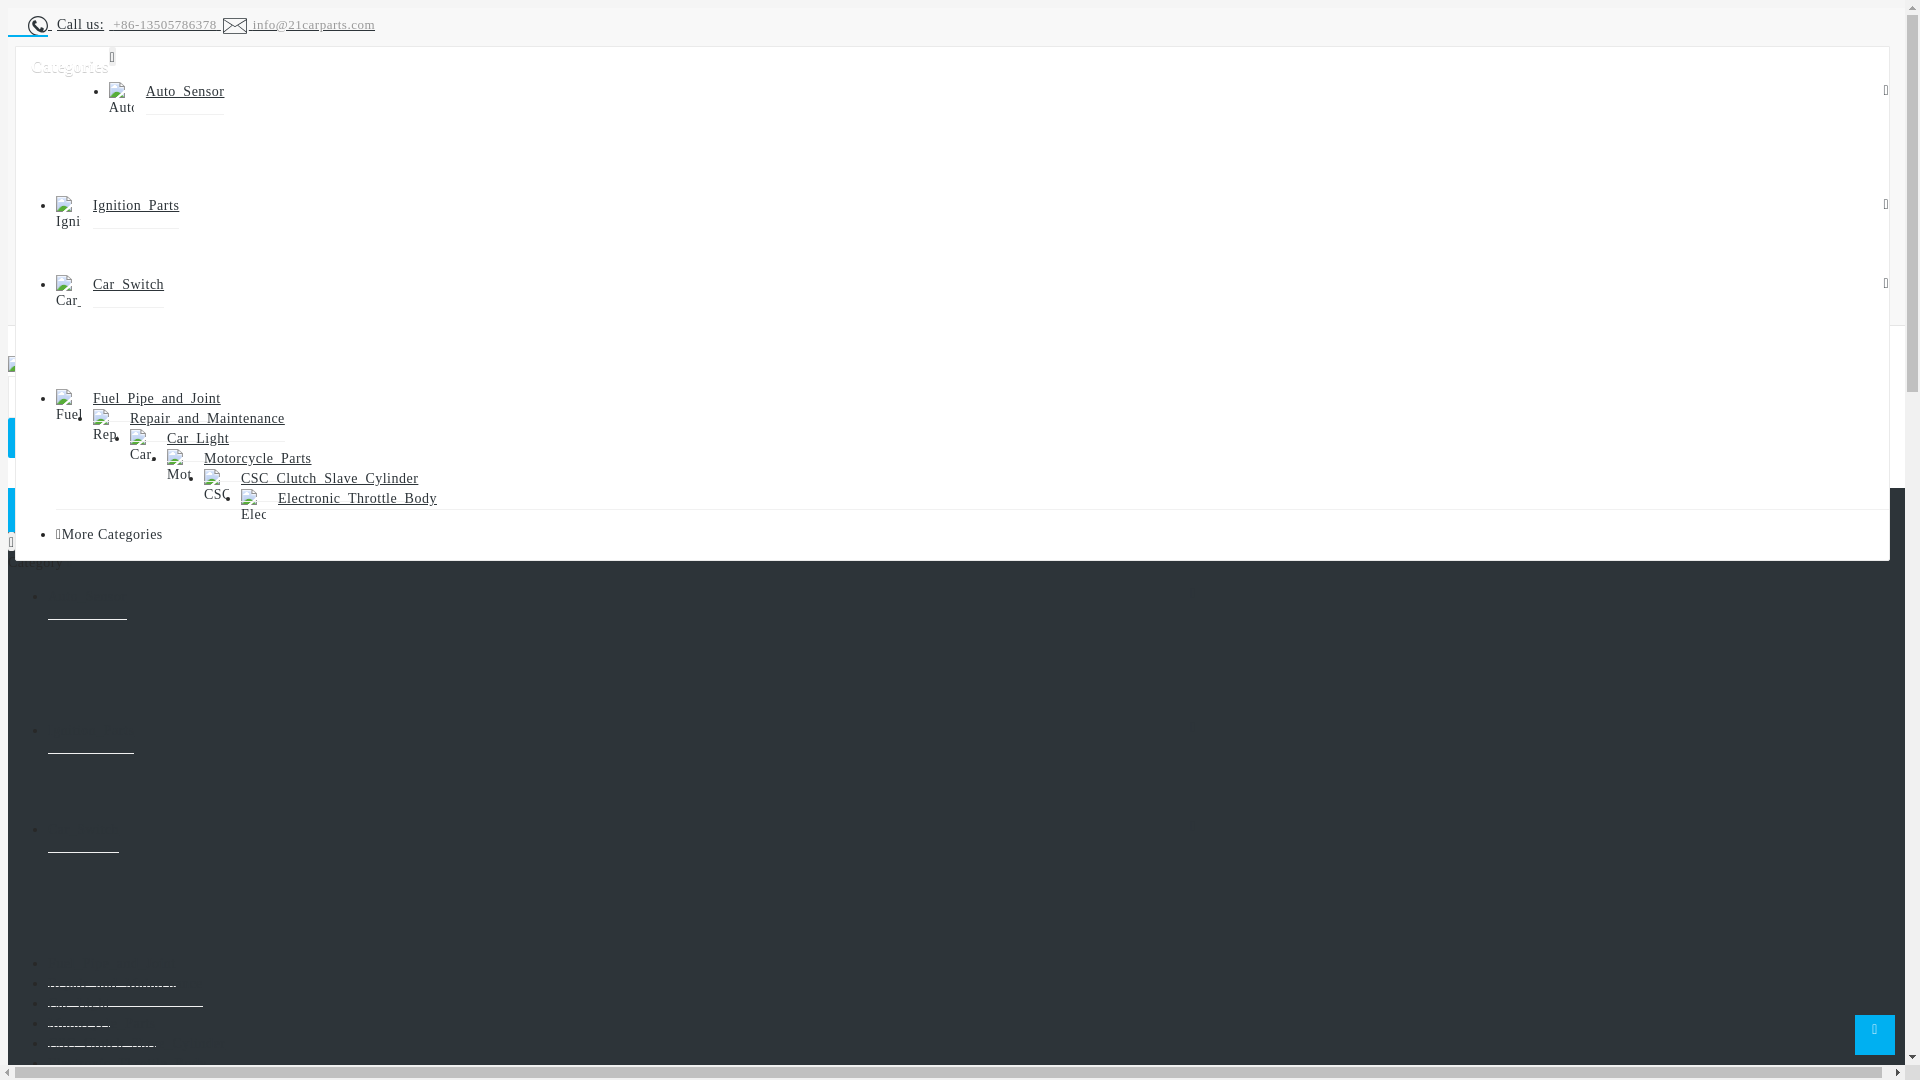 The width and height of the screenshot is (1920, 1080). I want to click on 'Fuel_Pipe_And_Joint', so click(110, 963).